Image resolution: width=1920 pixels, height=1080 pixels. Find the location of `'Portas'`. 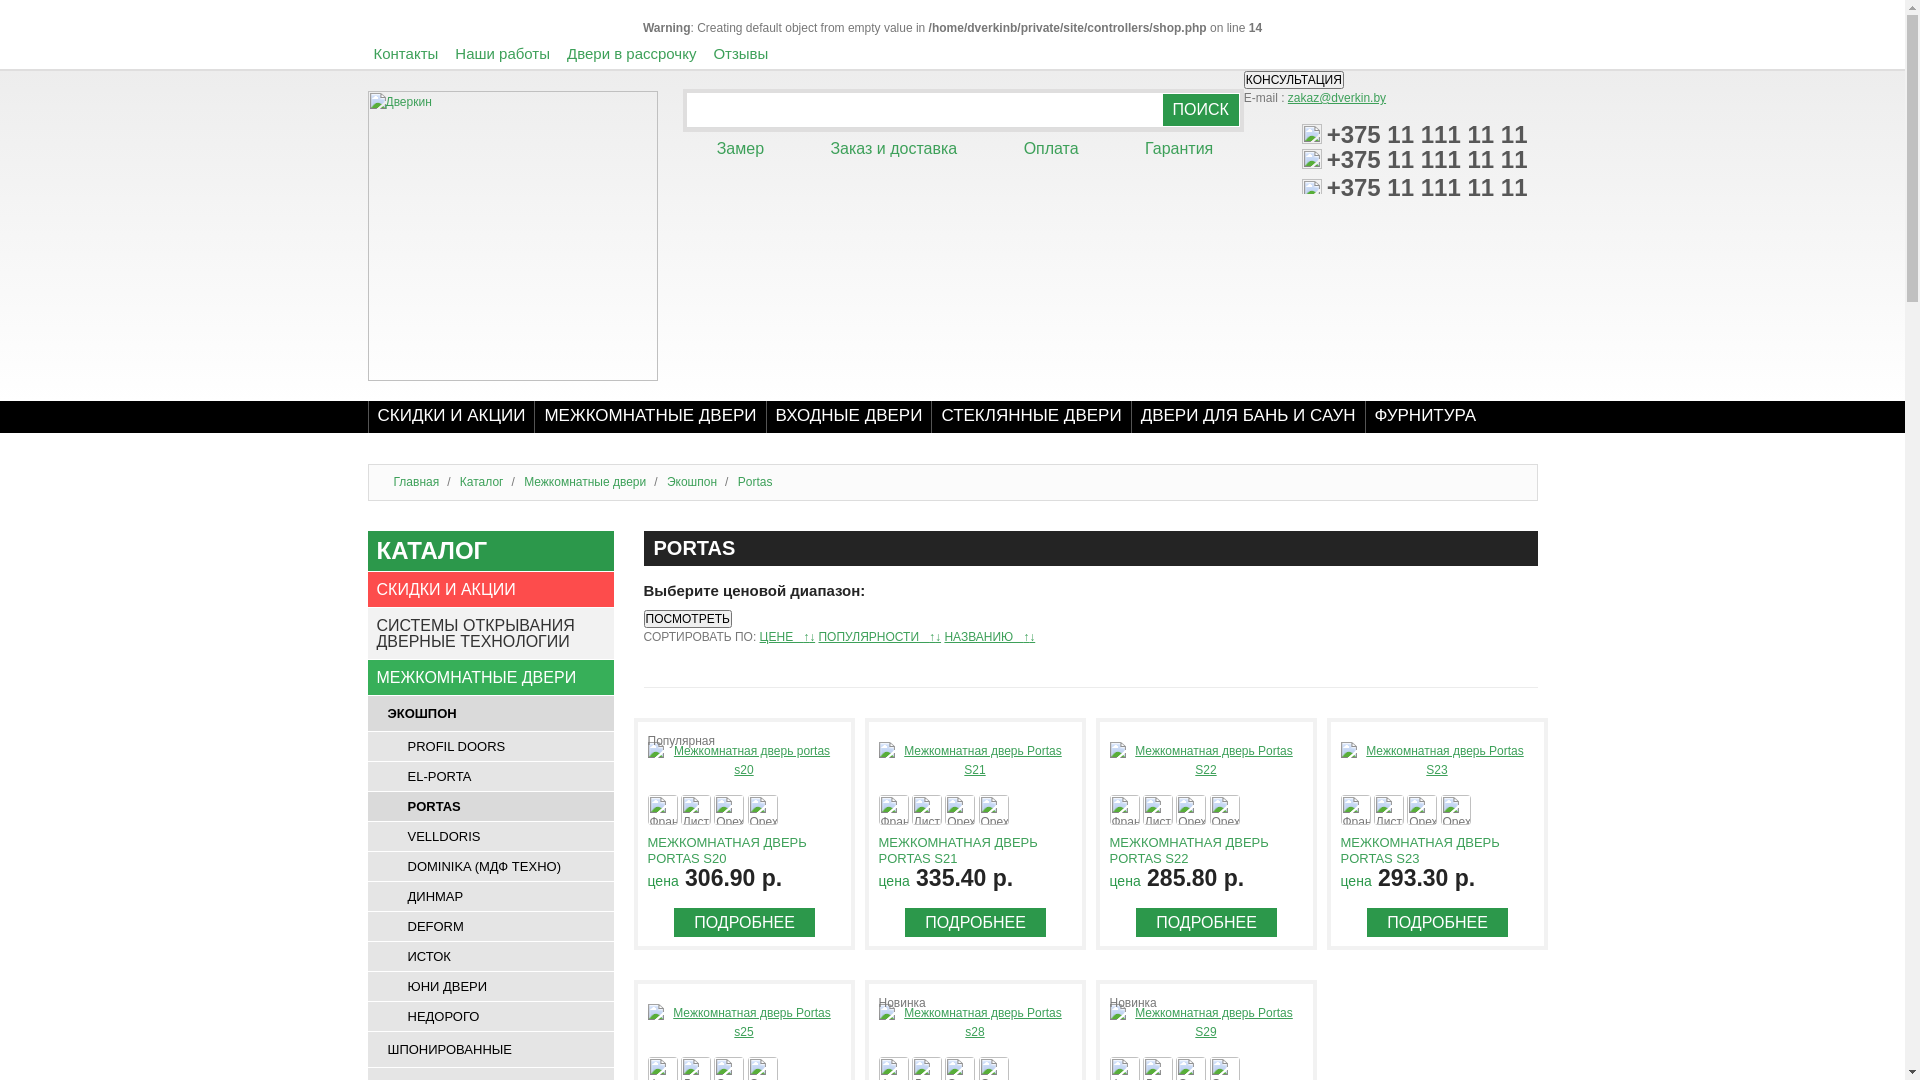

'Portas' is located at coordinates (755, 482).